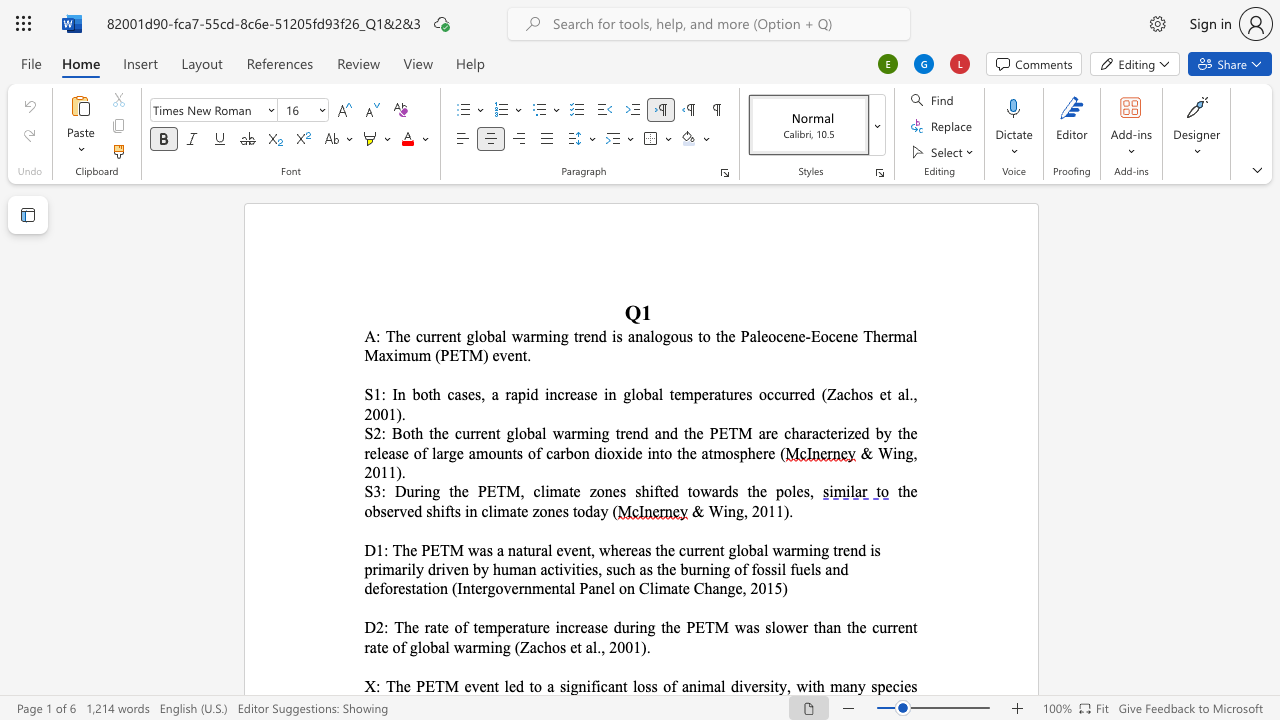 This screenshot has height=720, width=1280. I want to click on the 4th character "m" in the text, so click(423, 354).